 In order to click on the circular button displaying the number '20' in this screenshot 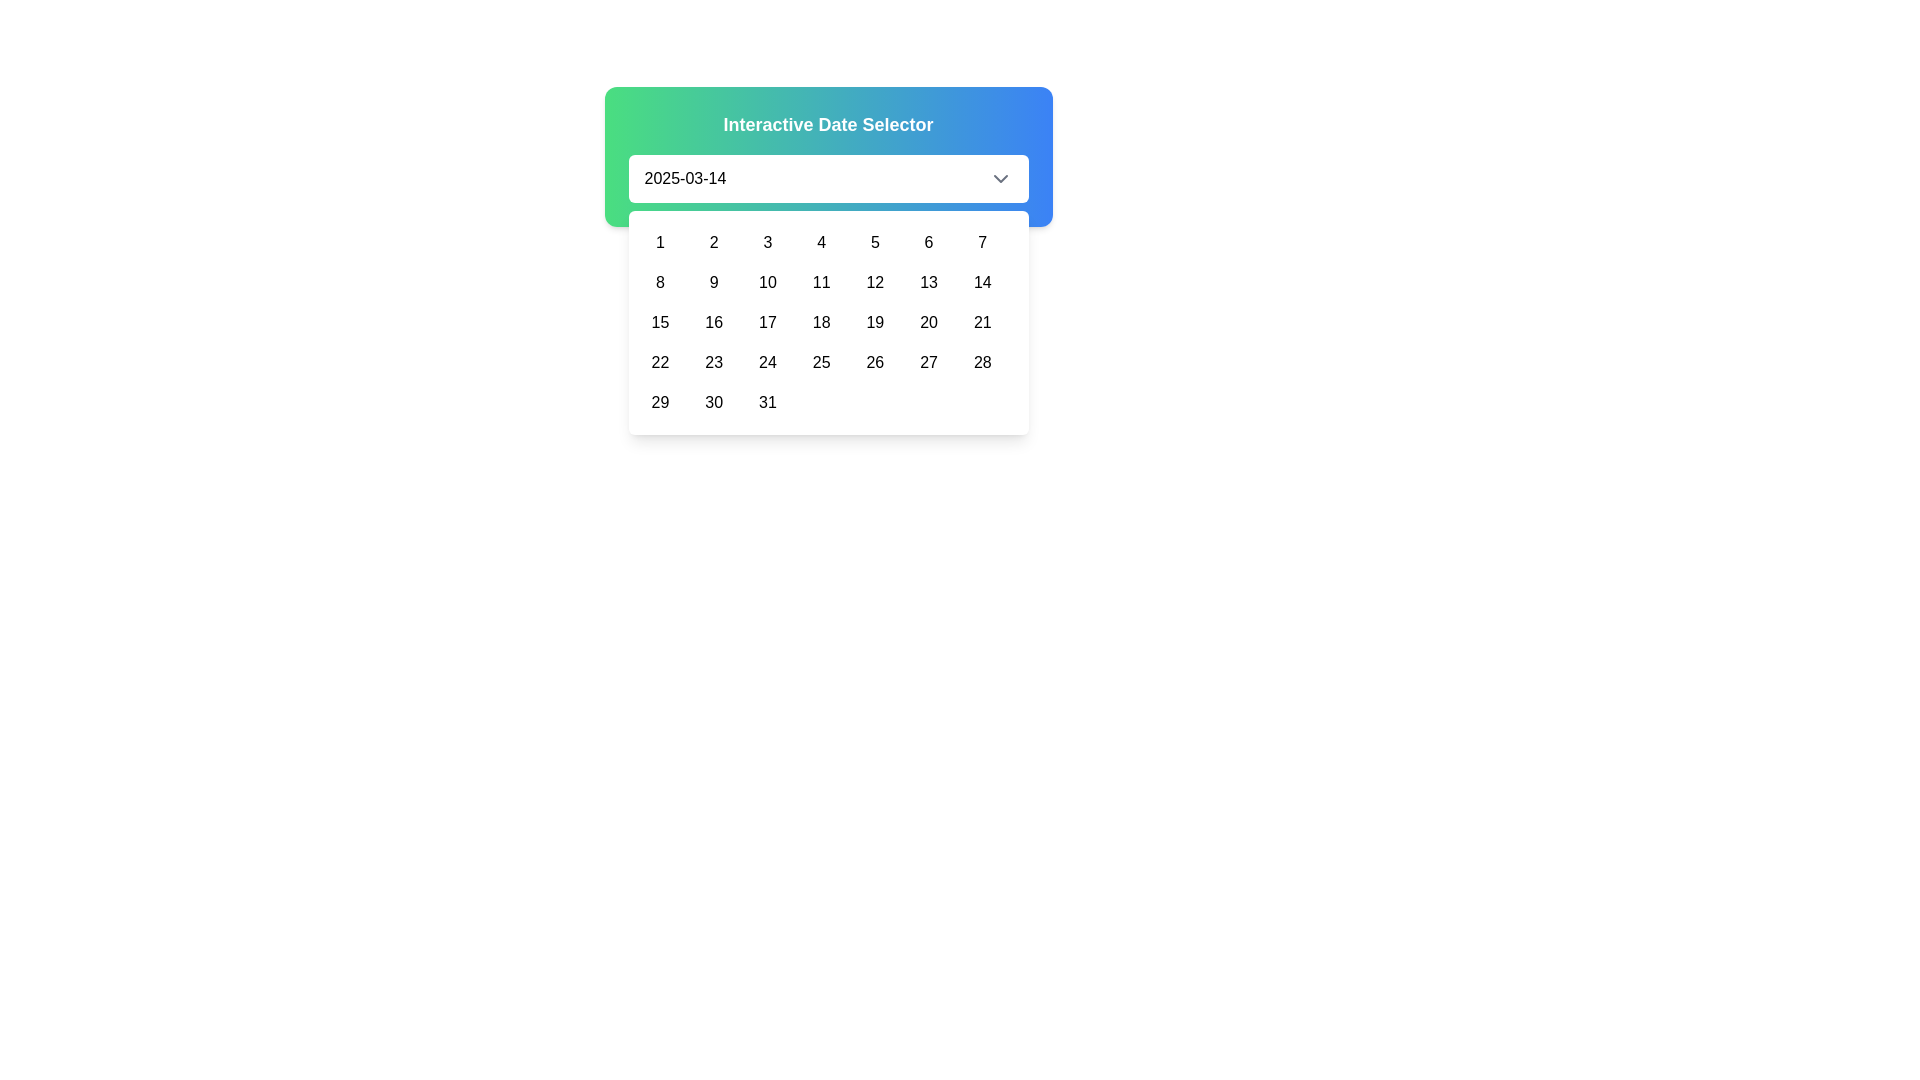, I will do `click(928, 322)`.